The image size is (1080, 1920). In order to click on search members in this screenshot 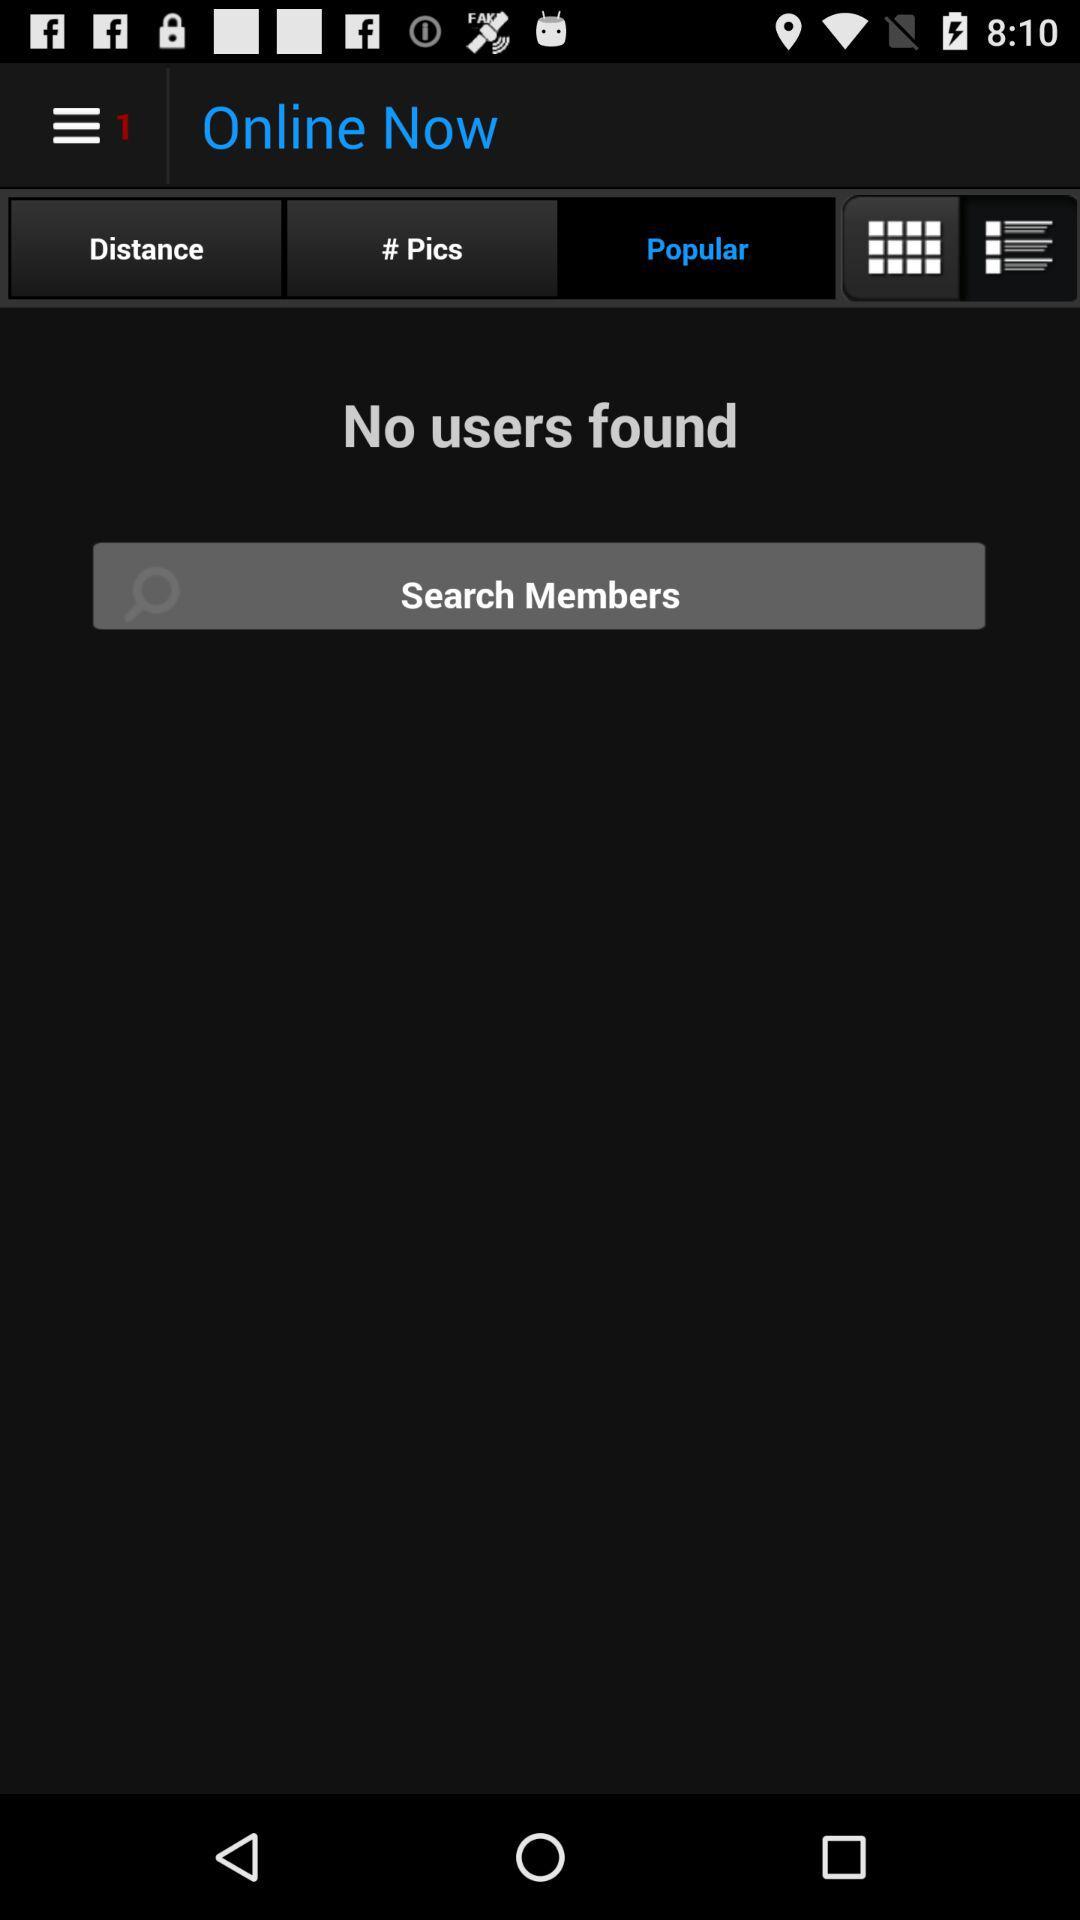, I will do `click(540, 593)`.